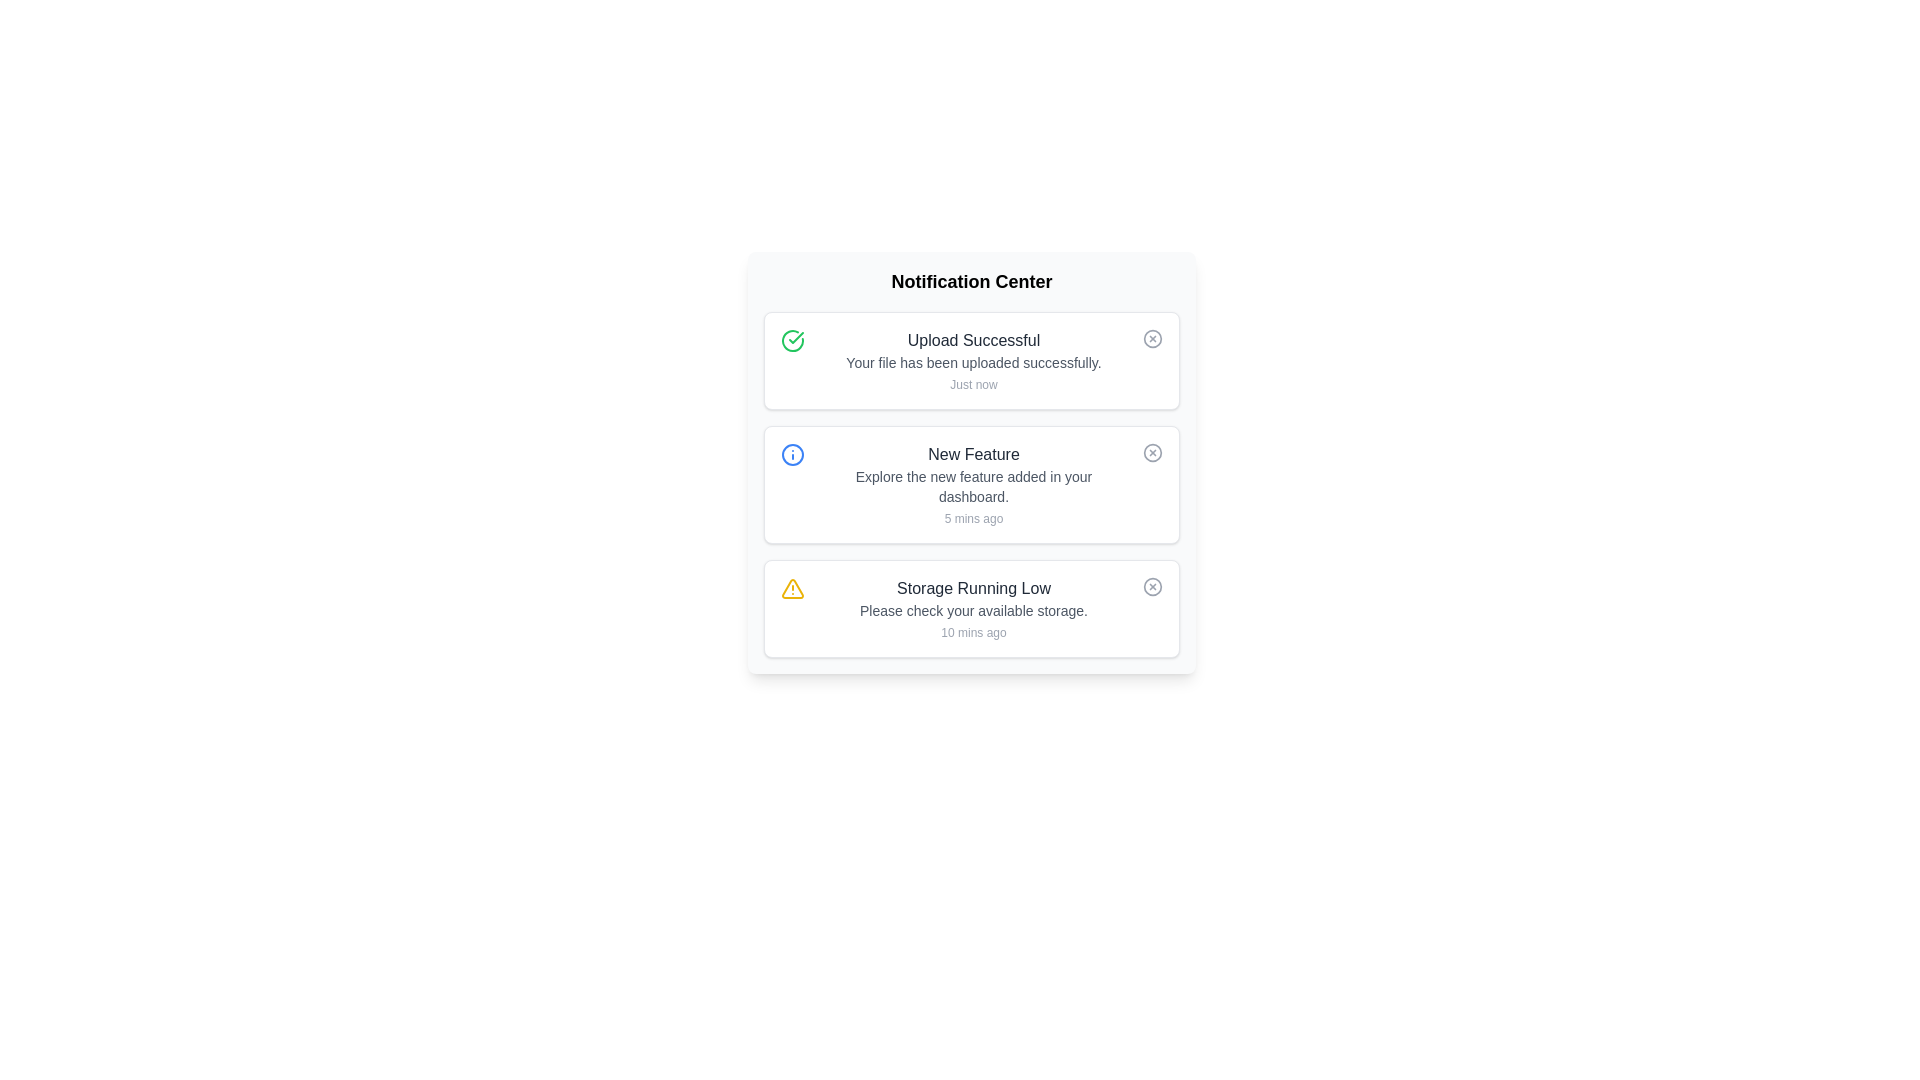 The width and height of the screenshot is (1920, 1080). I want to click on timestamp text displayed in the bottom-right quadrant of the 'Storage Running Low' notification card, located beneath the message 'Please check your available storage.', so click(974, 632).